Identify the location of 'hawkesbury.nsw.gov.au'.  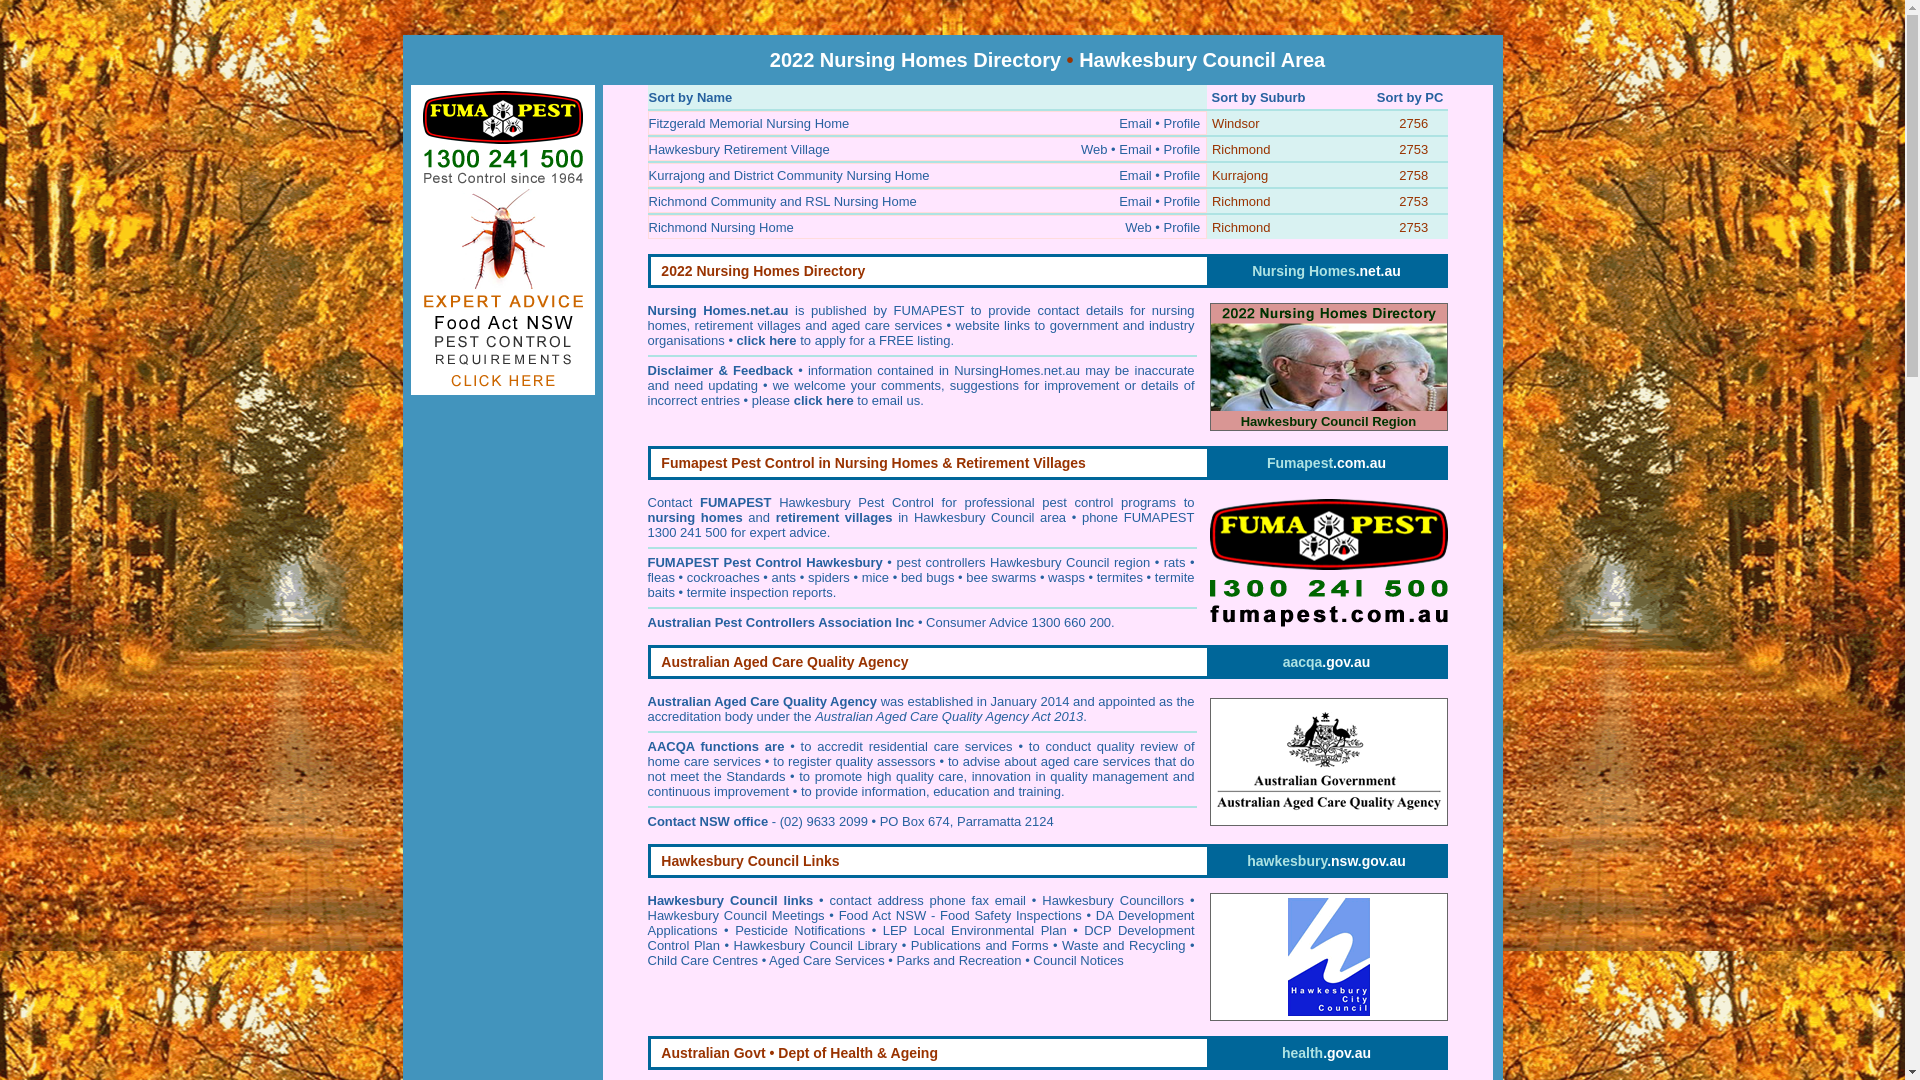
(1325, 859).